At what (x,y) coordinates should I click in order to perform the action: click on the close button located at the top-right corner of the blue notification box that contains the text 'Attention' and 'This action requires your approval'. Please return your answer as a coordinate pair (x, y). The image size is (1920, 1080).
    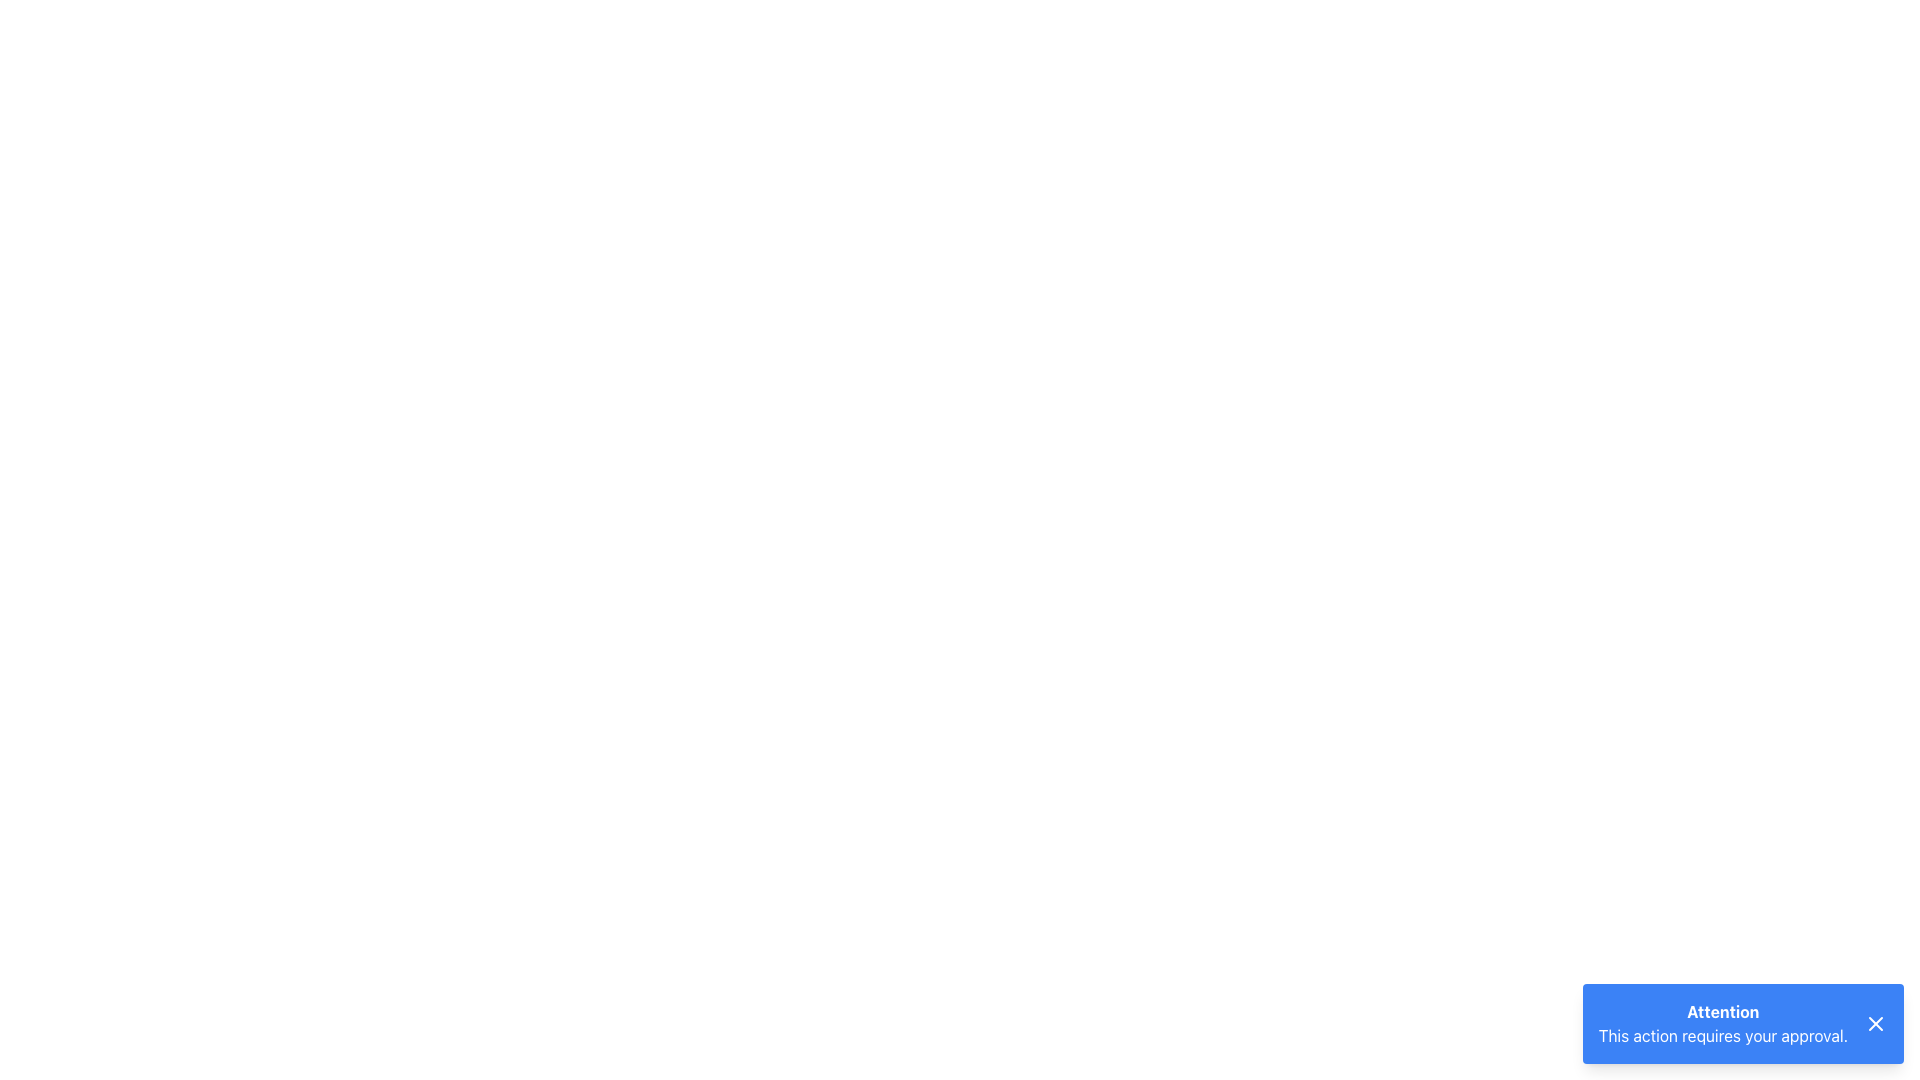
    Looking at the image, I should click on (1875, 1023).